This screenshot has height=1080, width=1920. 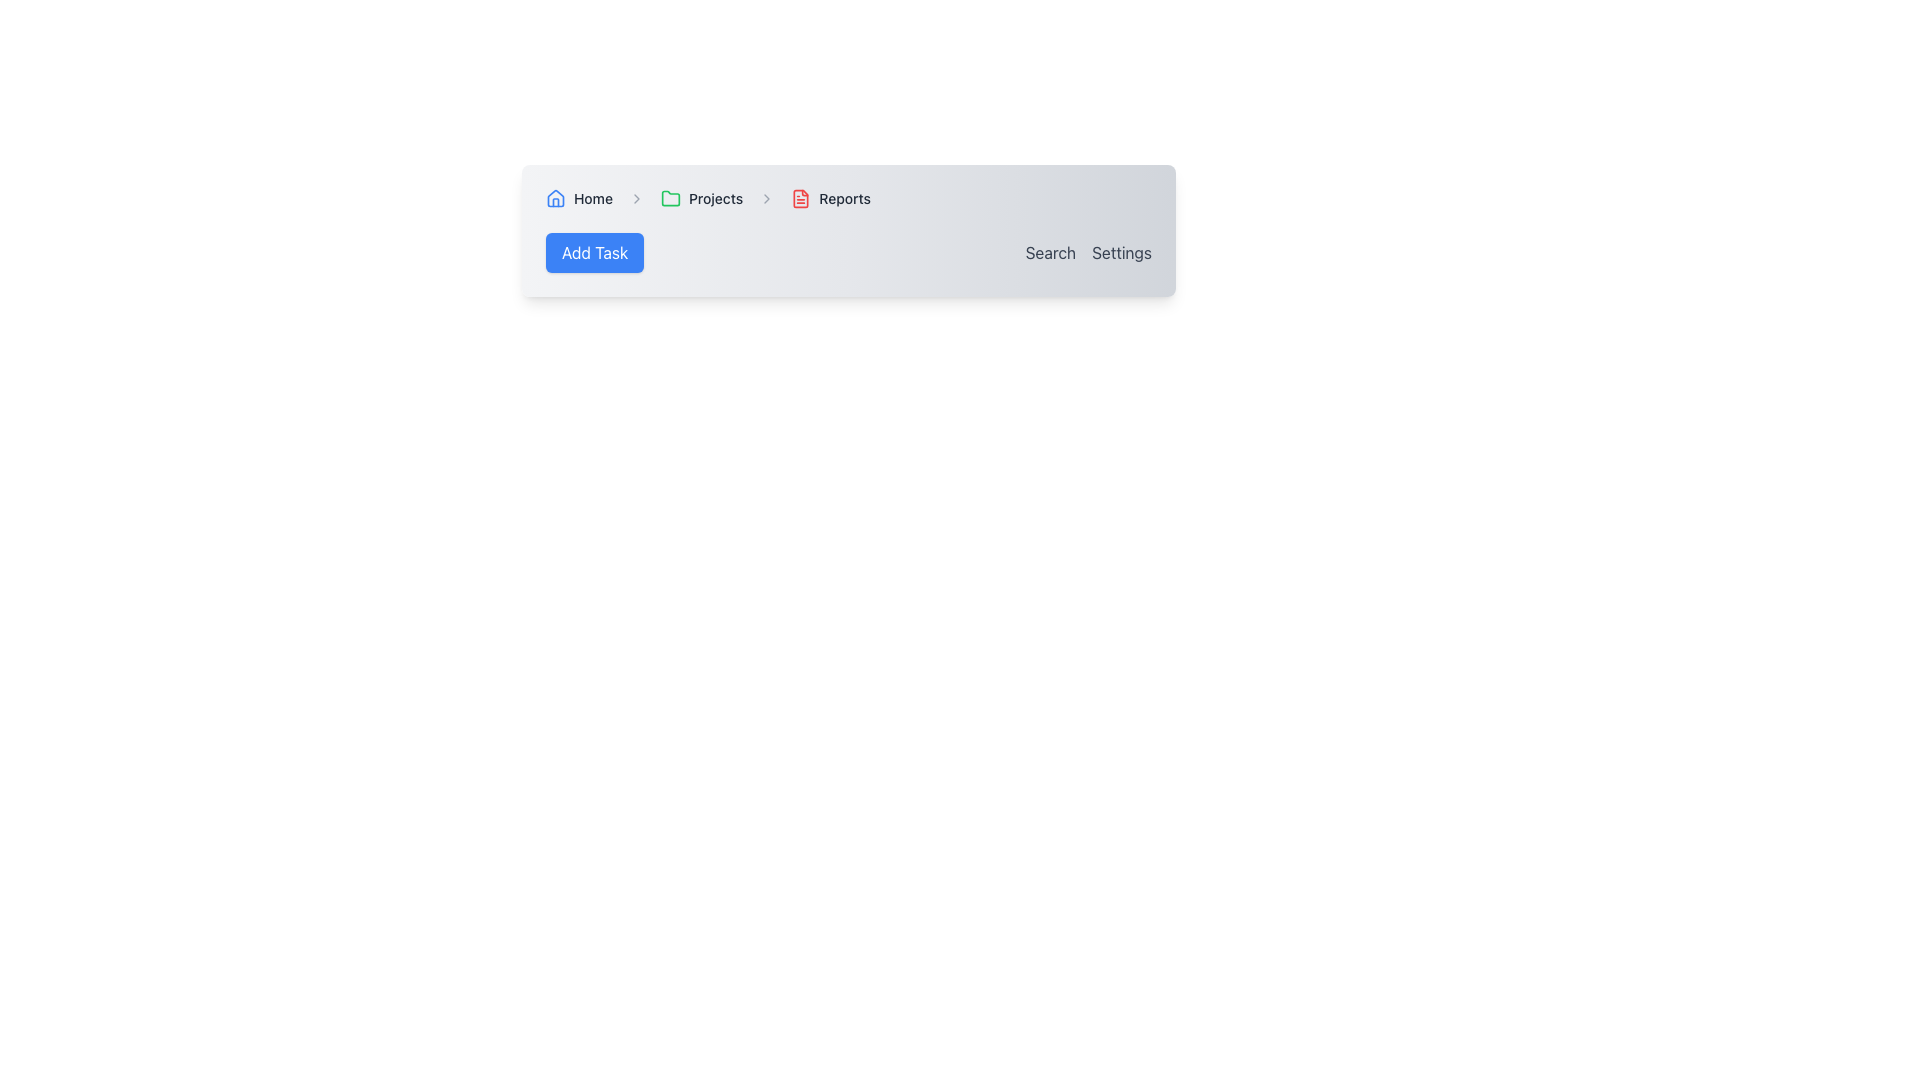 What do you see at coordinates (831, 199) in the screenshot?
I see `the third item in the breadcrumb navigation bar, which indicates the 'Reports' section` at bounding box center [831, 199].